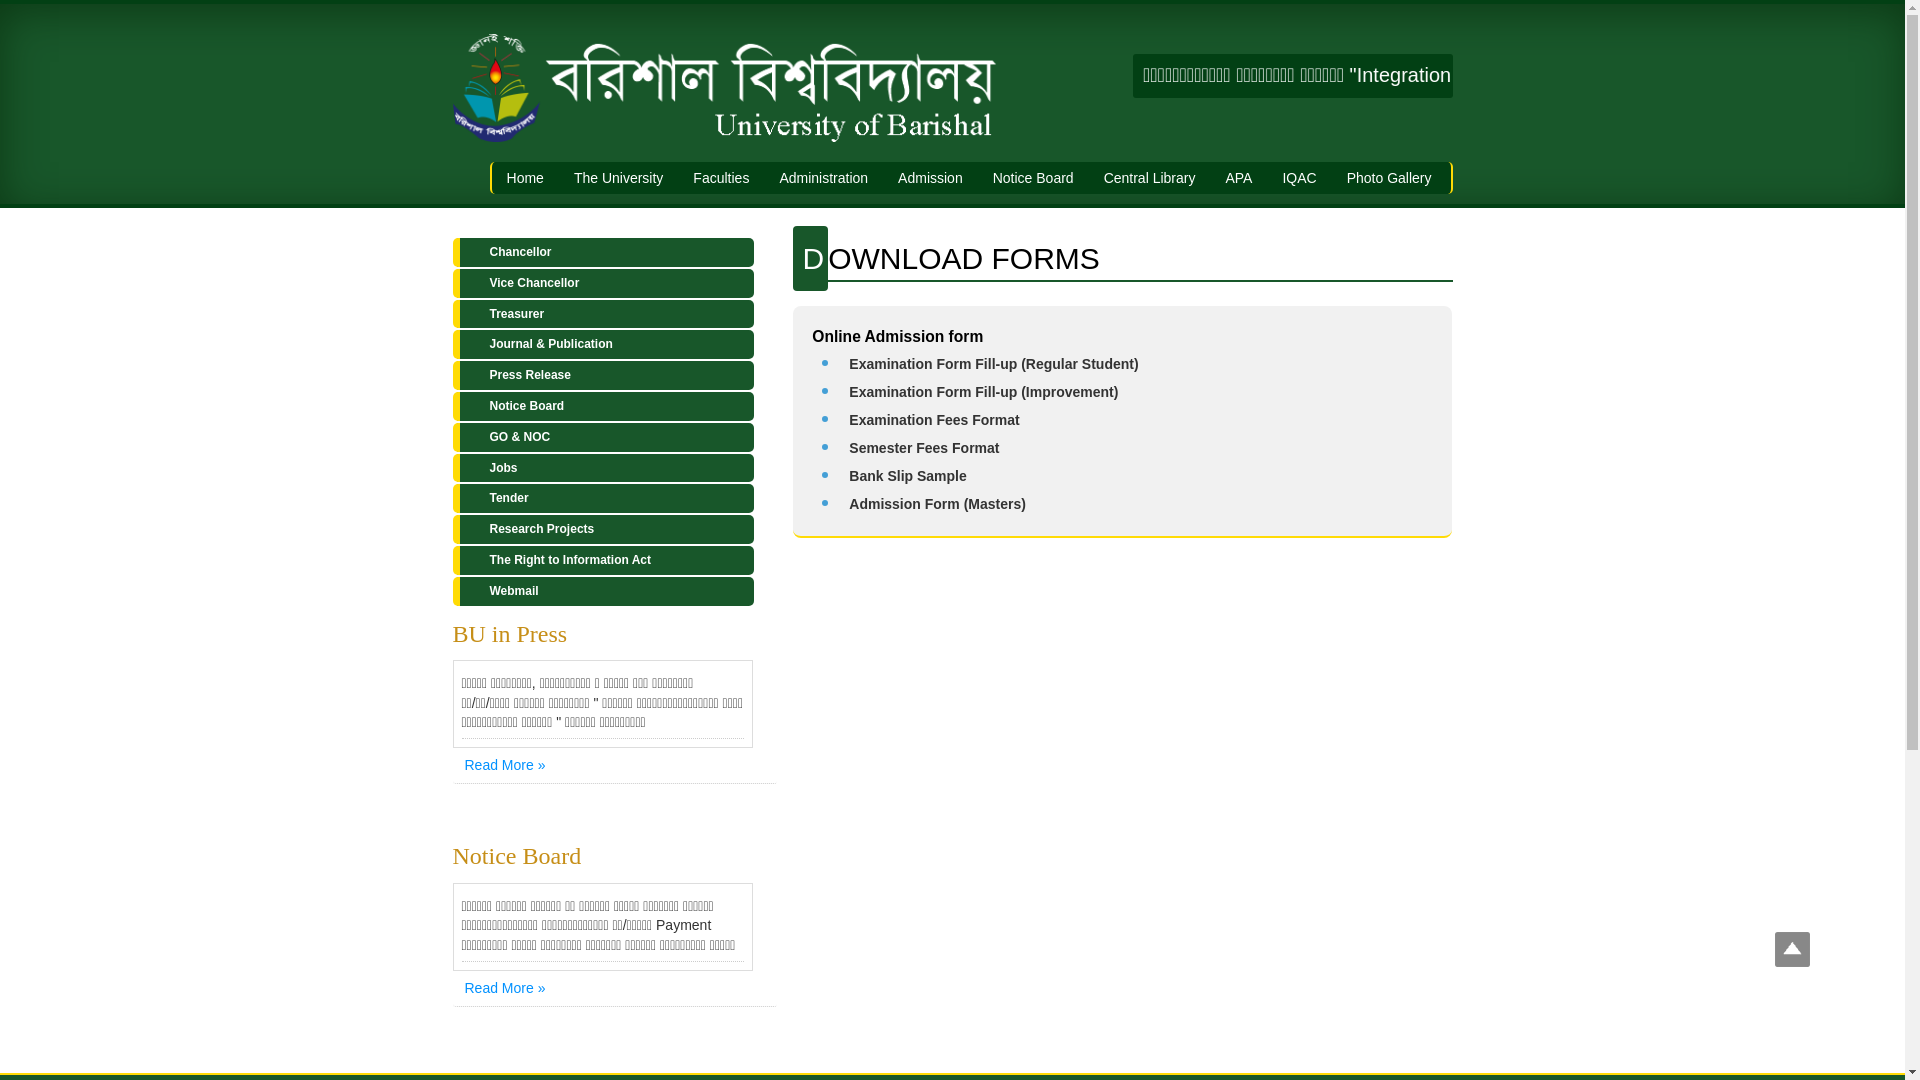  Describe the element at coordinates (1088, 176) in the screenshot. I see `'Central Library'` at that location.